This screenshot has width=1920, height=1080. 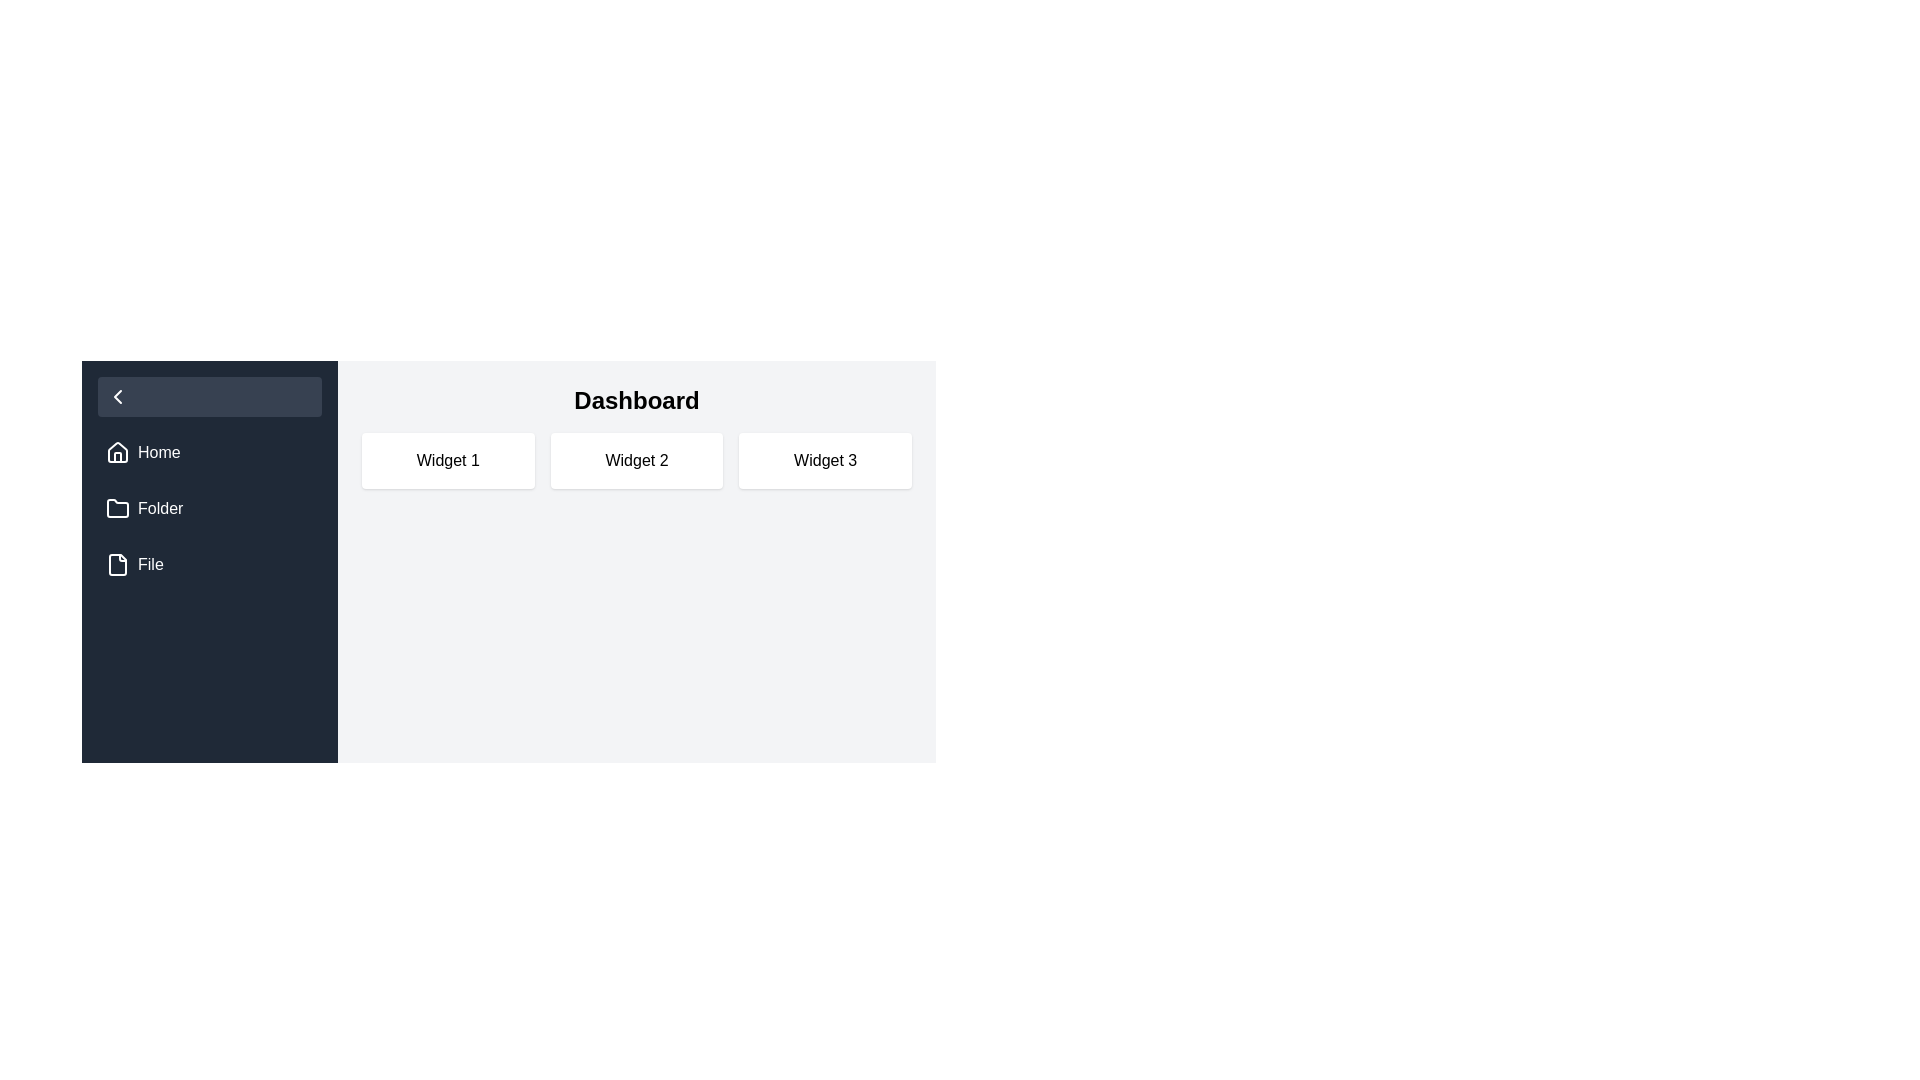 What do you see at coordinates (636, 401) in the screenshot?
I see `the text label that serves as the title for the 'Dashboard' section, positioned above the widgets labeled 'Widget 1', 'Widget 2', and 'Widget 3'` at bounding box center [636, 401].